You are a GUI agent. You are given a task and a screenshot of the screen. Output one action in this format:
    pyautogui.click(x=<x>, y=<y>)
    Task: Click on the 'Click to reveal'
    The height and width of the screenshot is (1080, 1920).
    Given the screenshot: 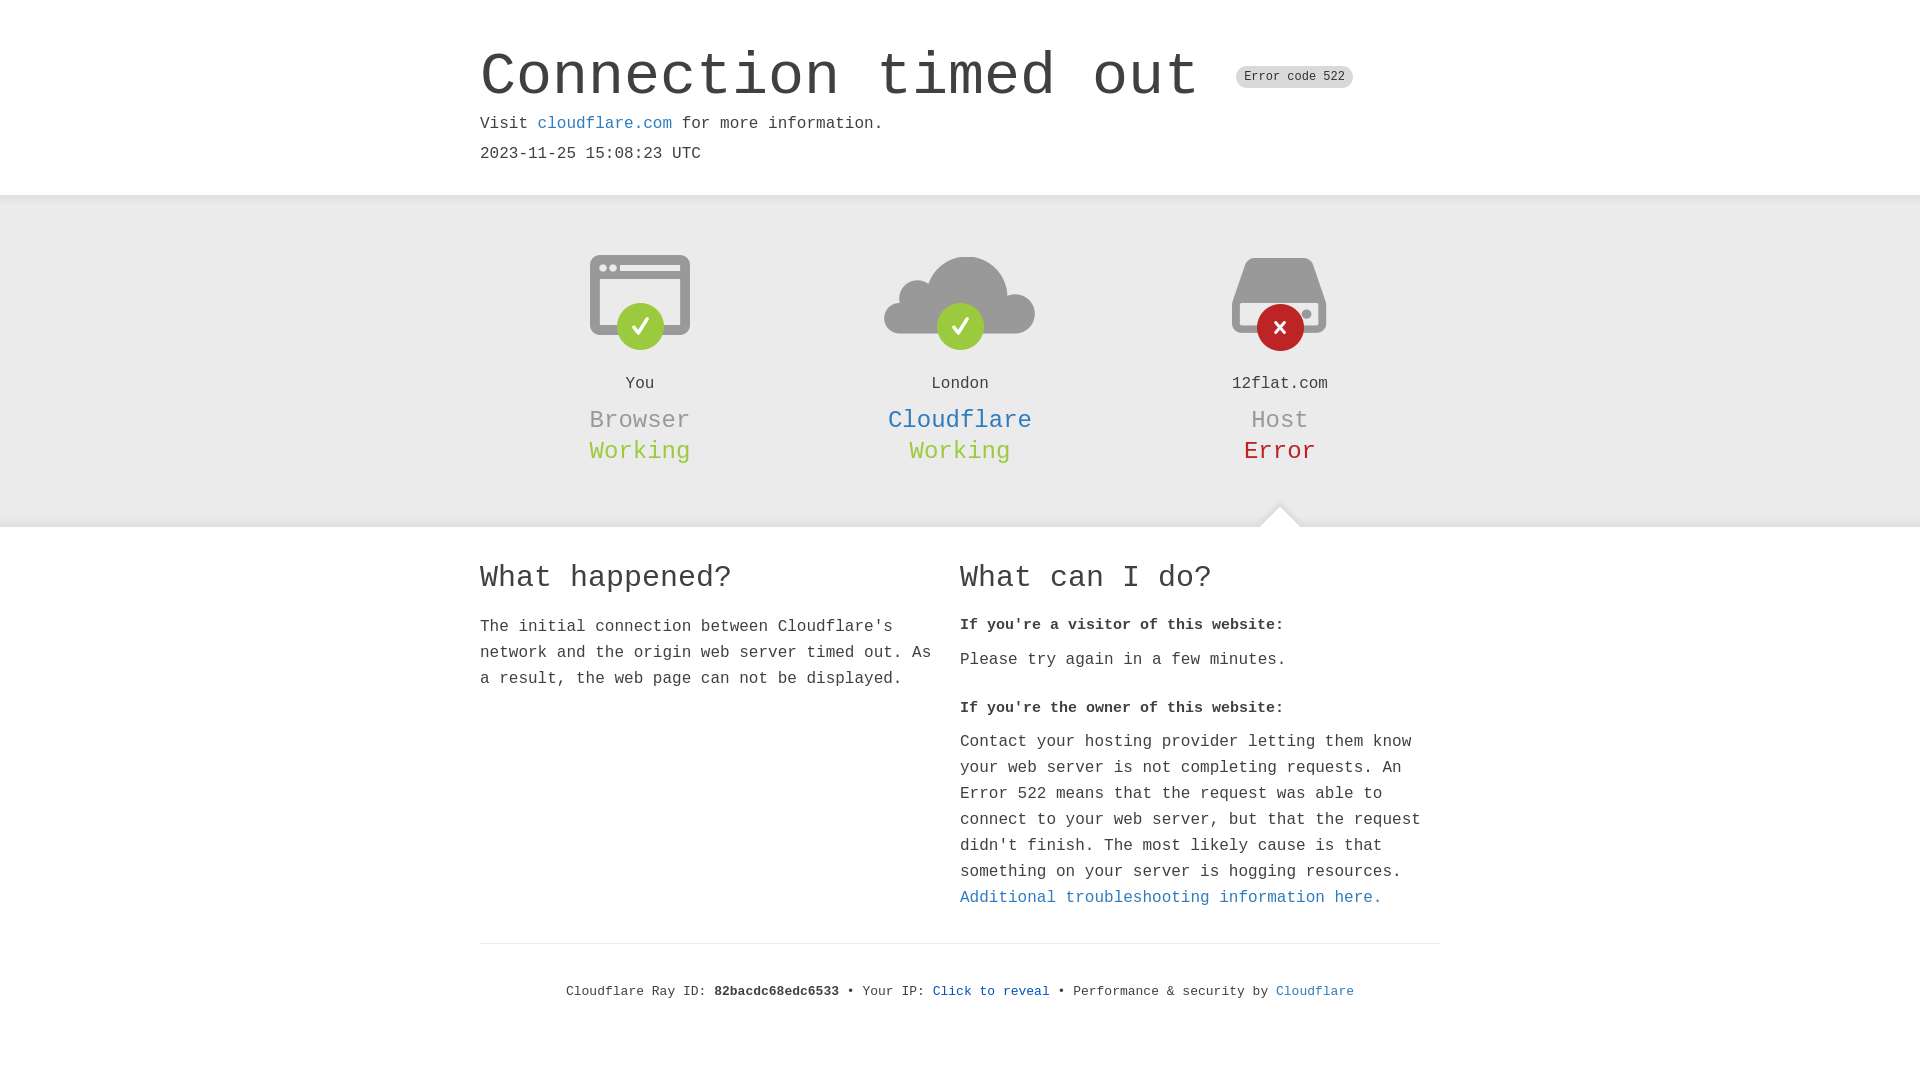 What is the action you would take?
    pyautogui.click(x=991, y=991)
    